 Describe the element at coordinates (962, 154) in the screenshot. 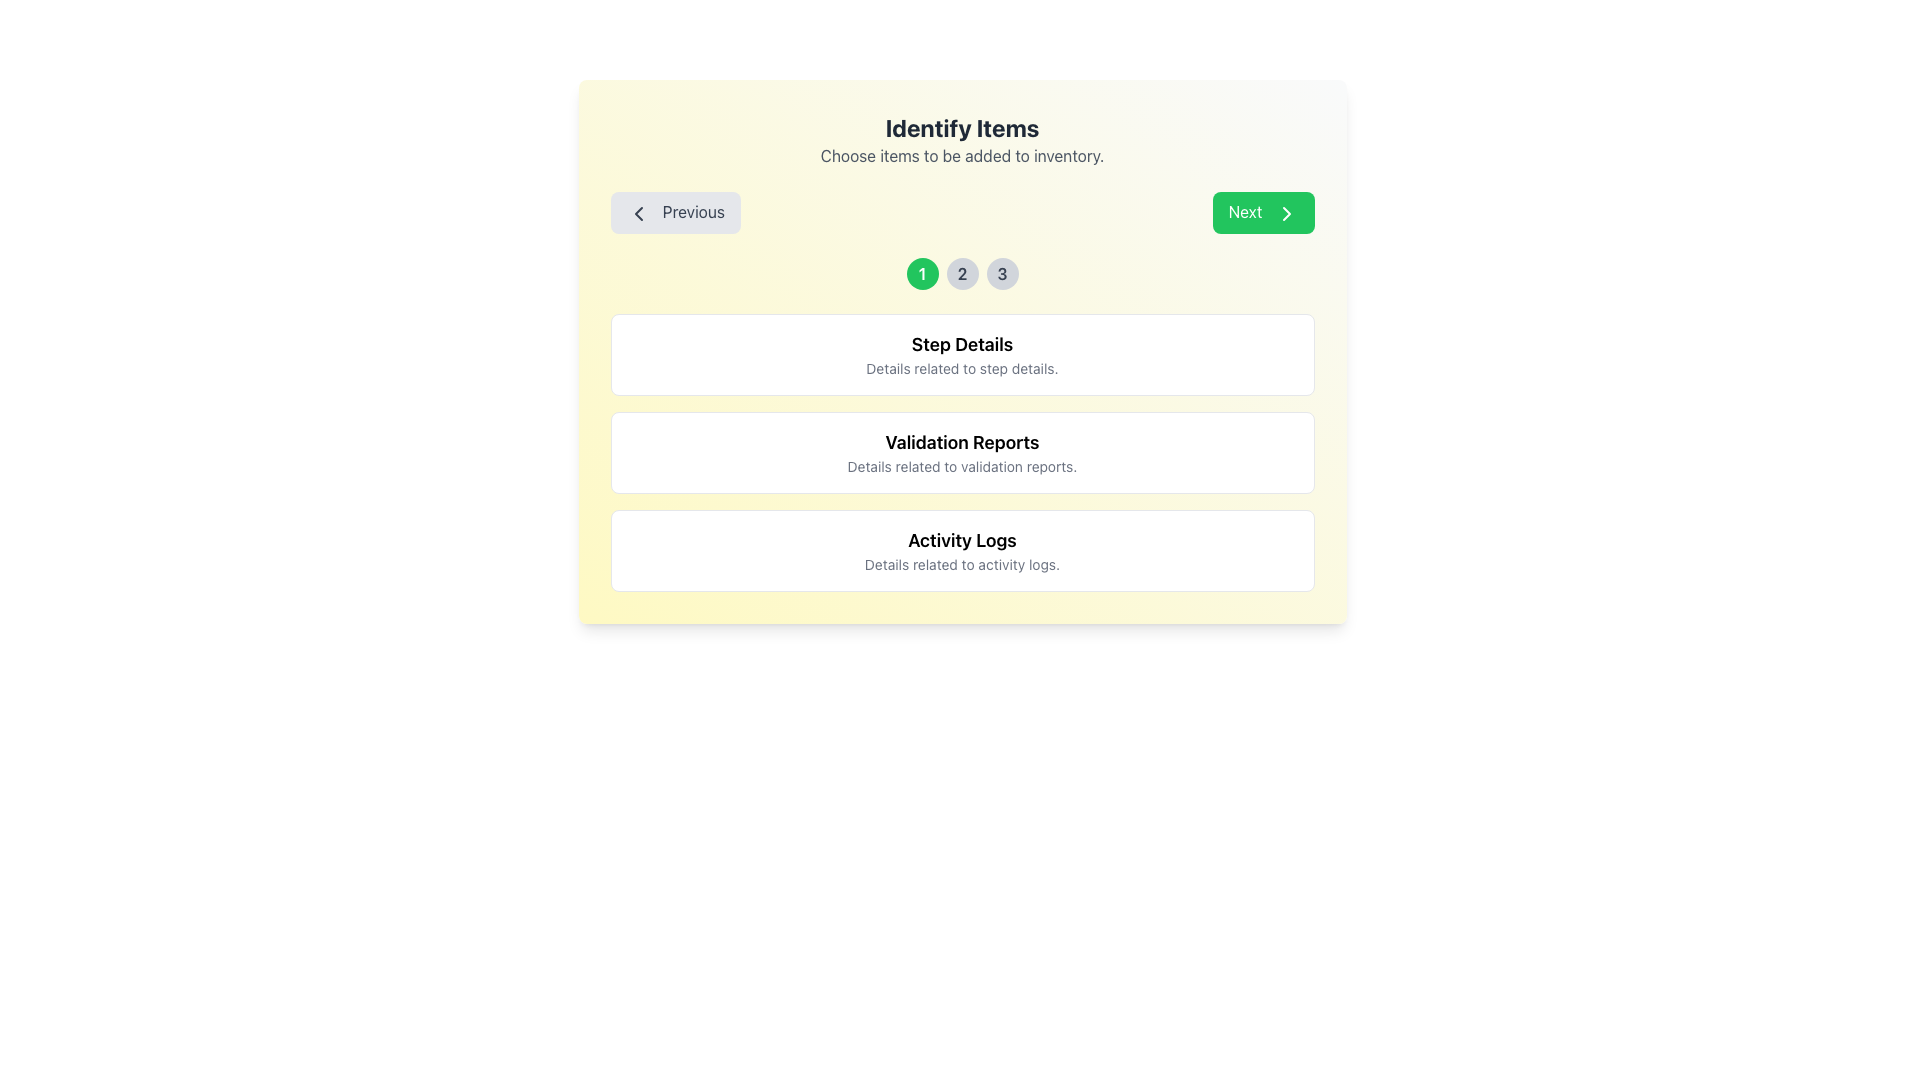

I see `the text label that reads 'Choose items to be added to inventory.' which is located directly beneath the bold header 'Identify Items.'` at that location.